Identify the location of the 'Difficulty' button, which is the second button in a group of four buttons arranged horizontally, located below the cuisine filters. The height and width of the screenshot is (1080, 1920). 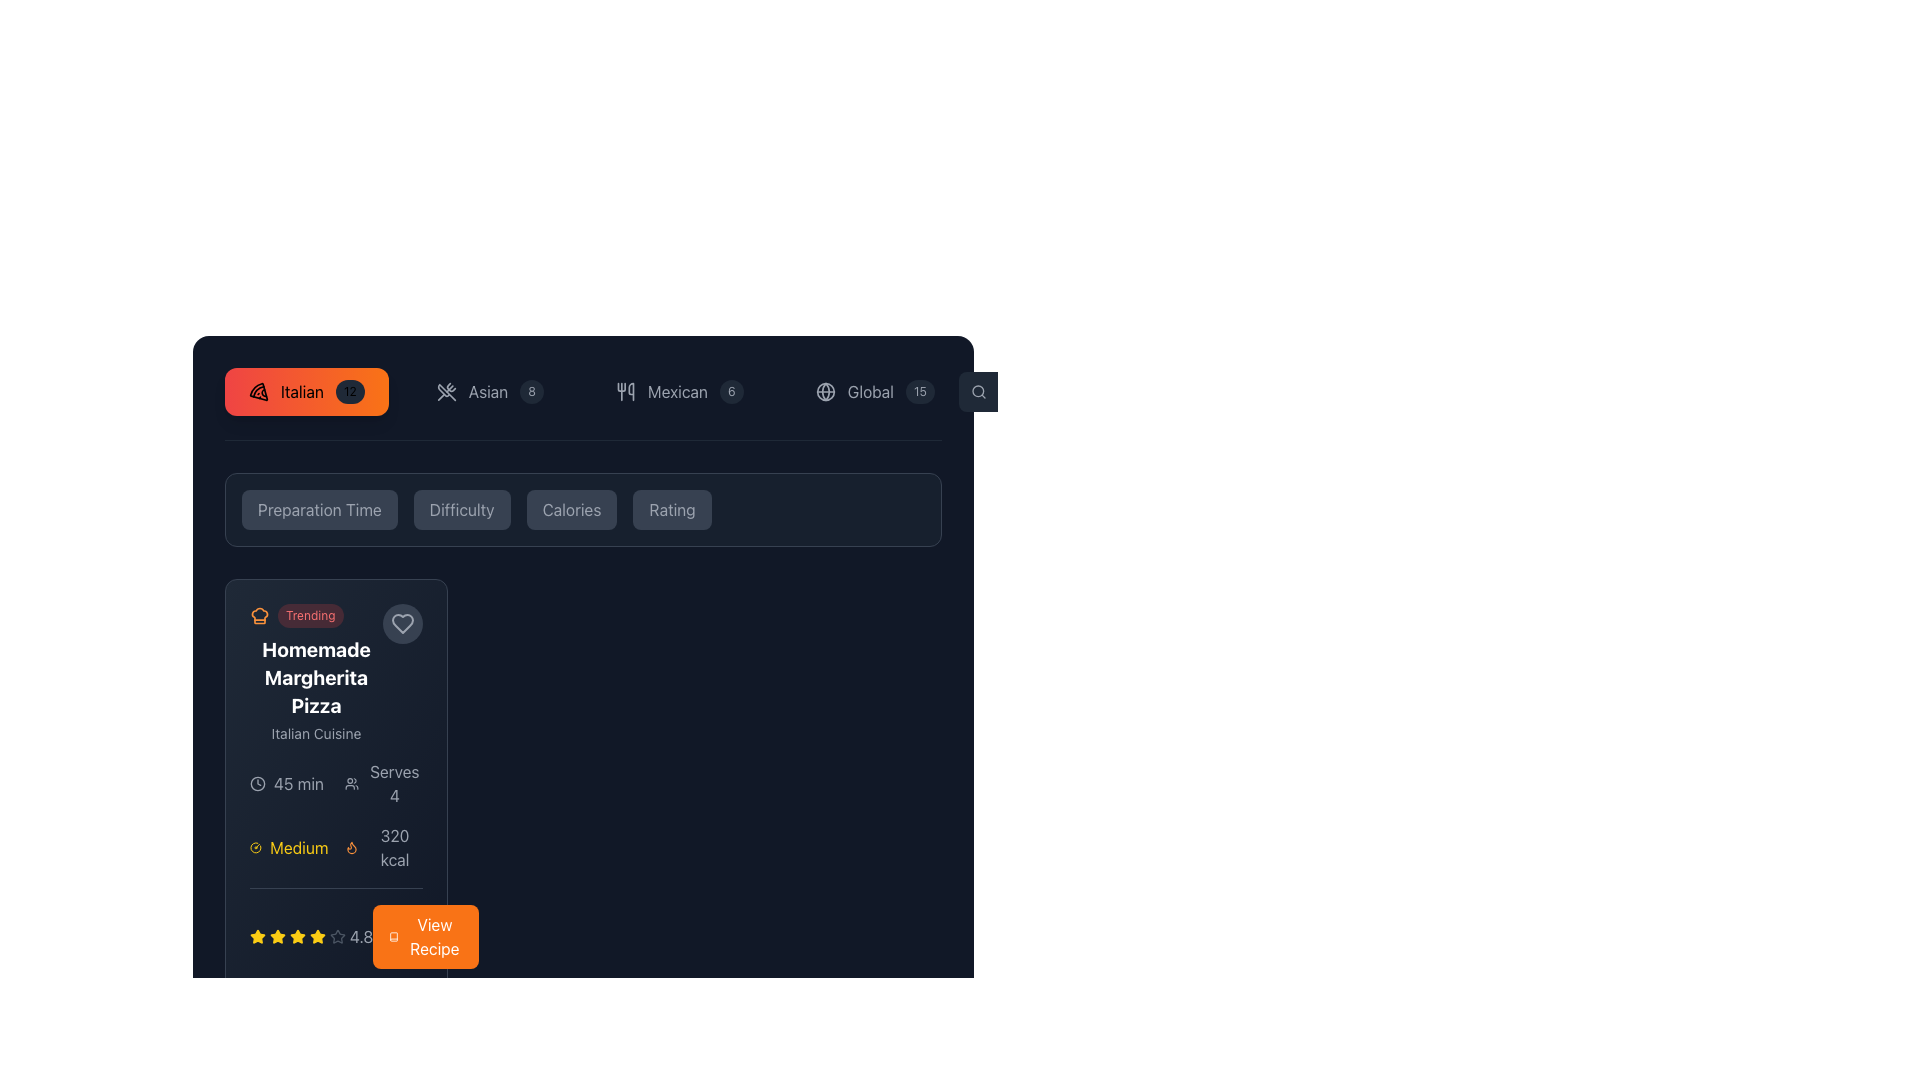
(461, 508).